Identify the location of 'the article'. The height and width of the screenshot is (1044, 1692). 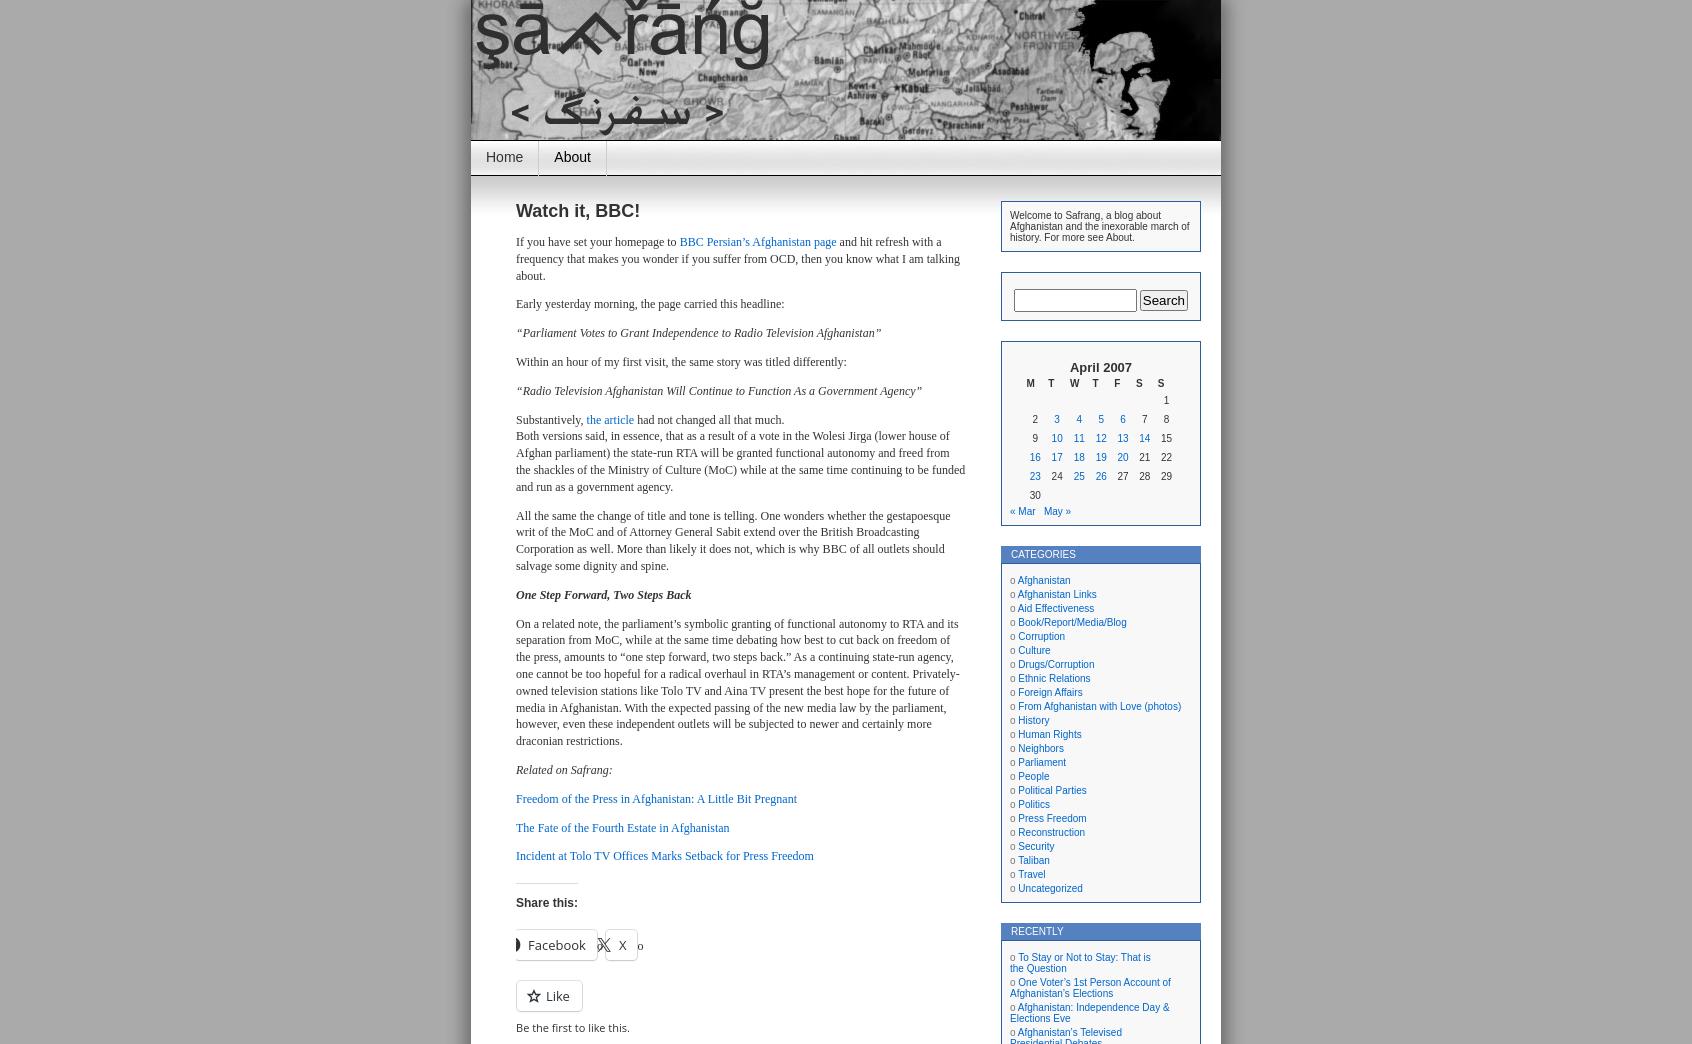
(608, 417).